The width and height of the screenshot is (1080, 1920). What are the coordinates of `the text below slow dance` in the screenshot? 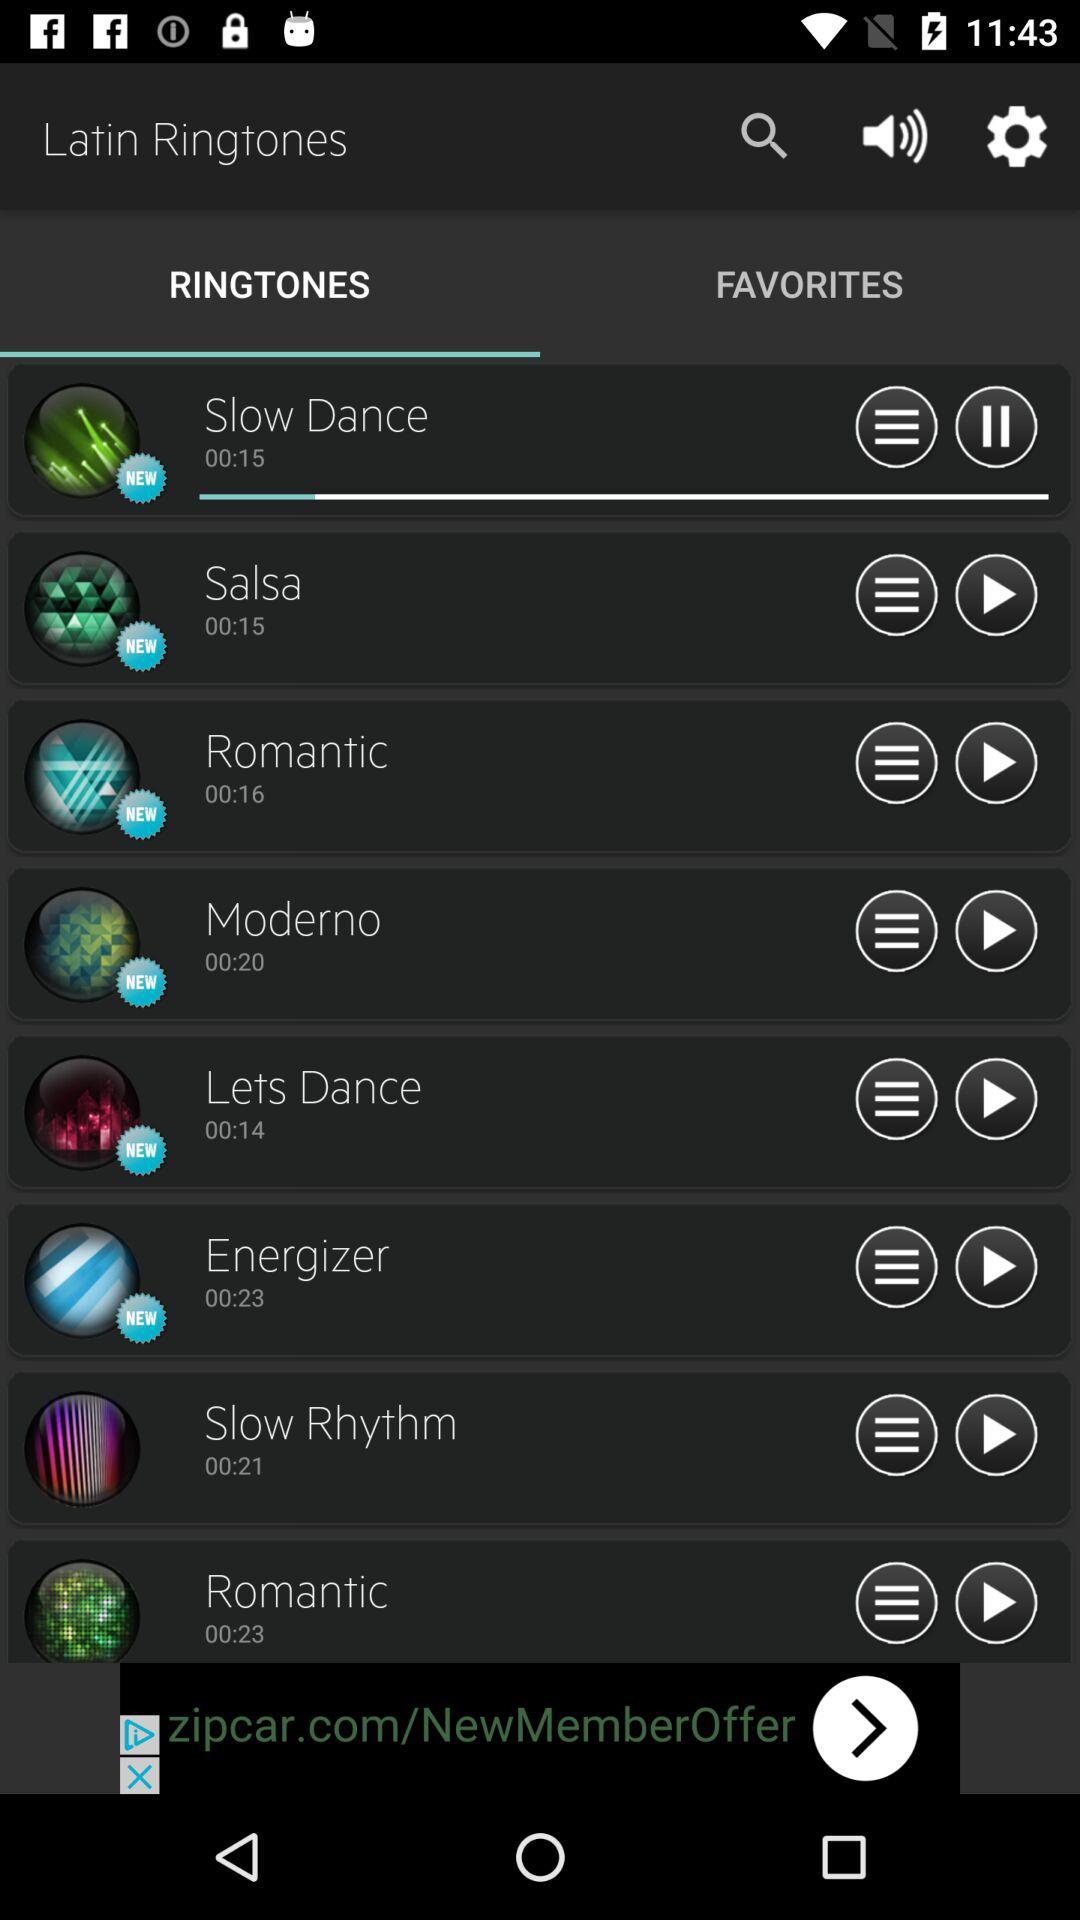 It's located at (523, 455).